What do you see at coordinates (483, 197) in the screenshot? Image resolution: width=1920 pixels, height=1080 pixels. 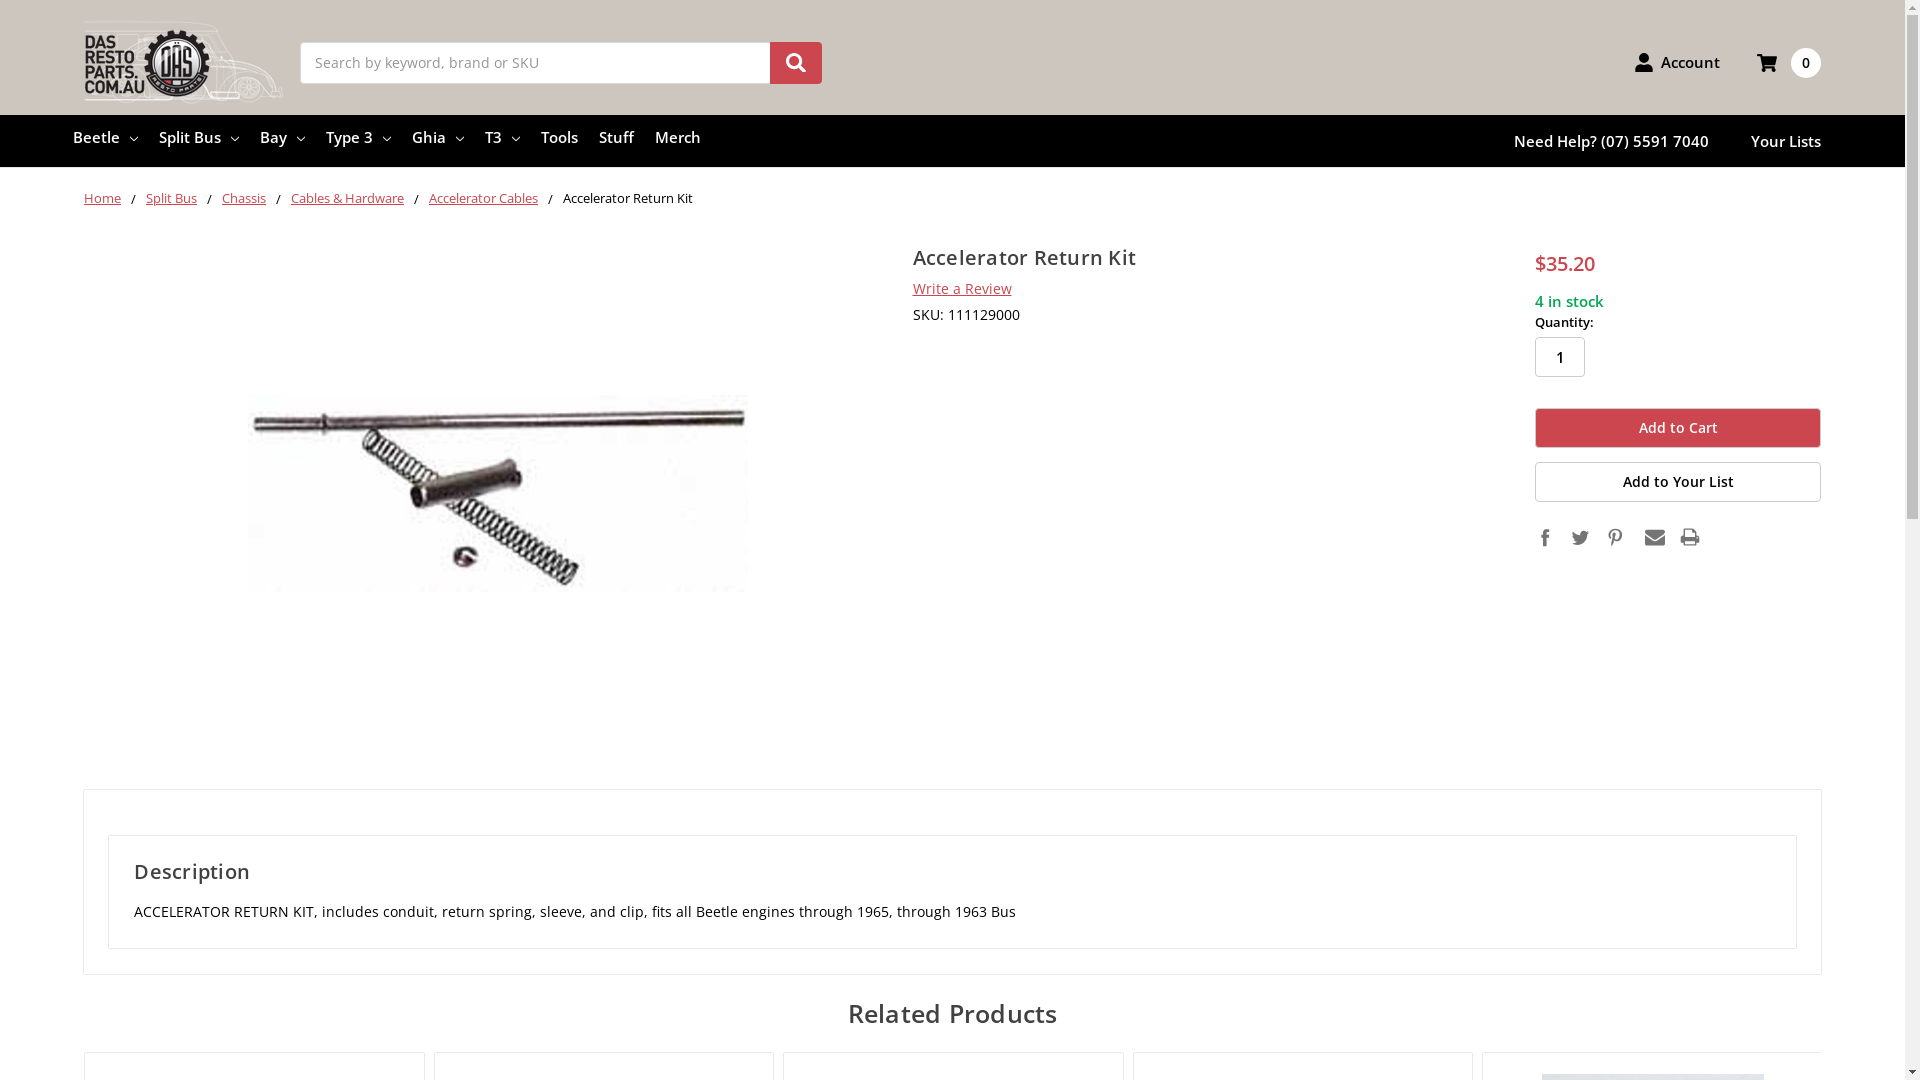 I see `'Accelerator Cables'` at bounding box center [483, 197].